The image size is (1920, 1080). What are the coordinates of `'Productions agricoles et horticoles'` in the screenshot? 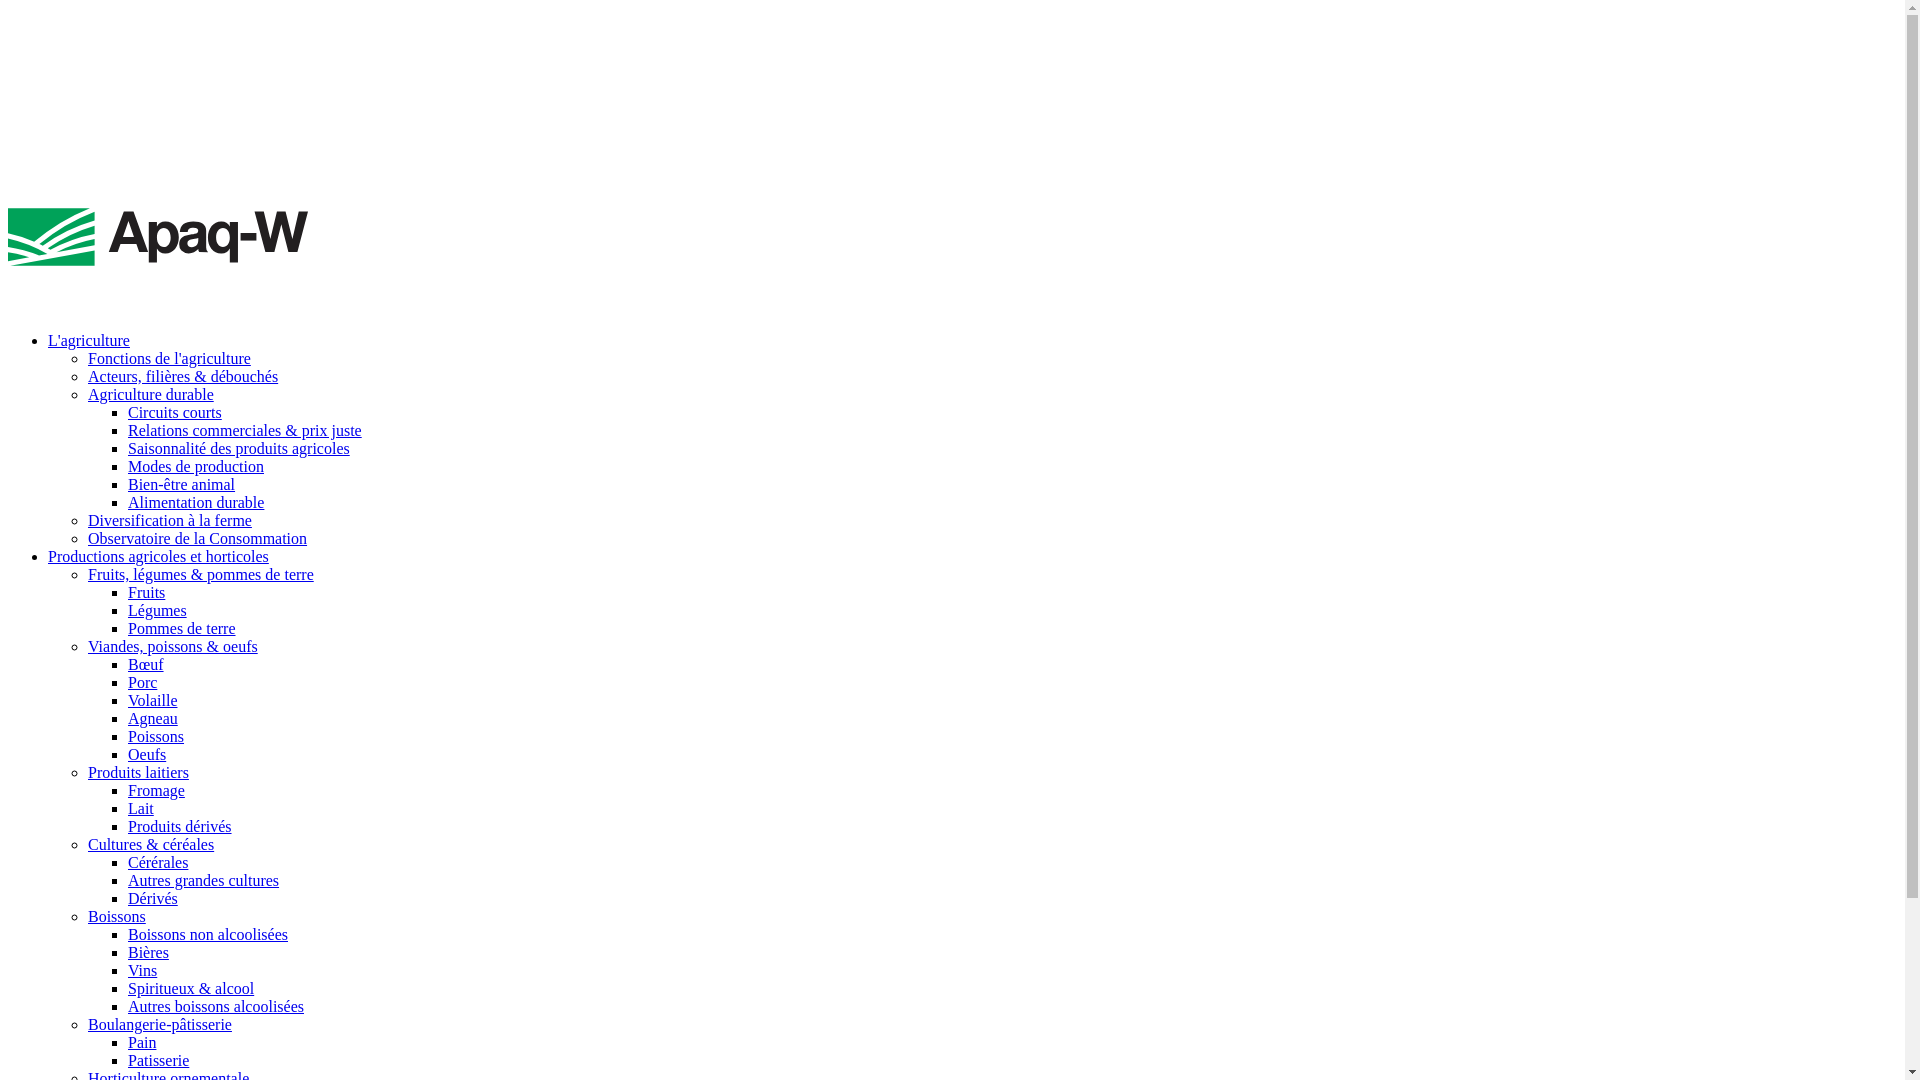 It's located at (157, 556).